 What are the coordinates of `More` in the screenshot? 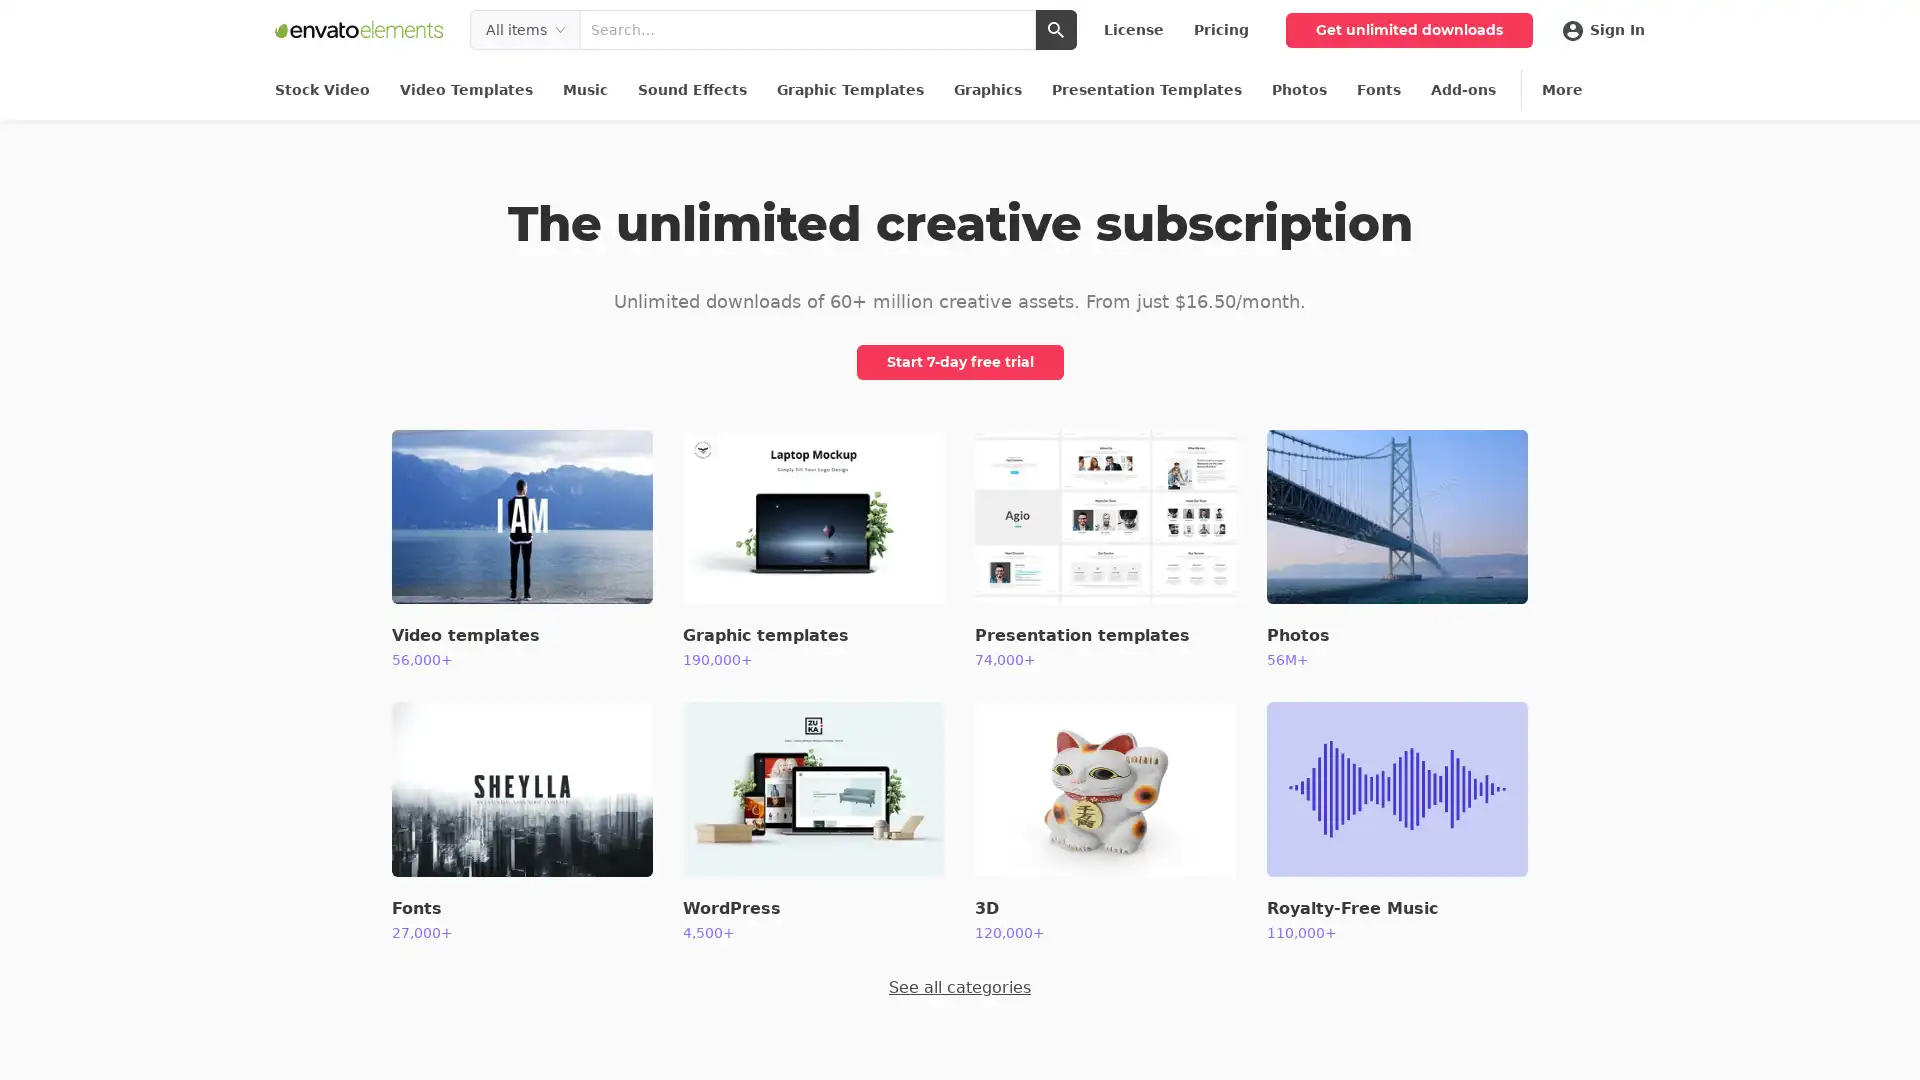 It's located at (1561, 88).